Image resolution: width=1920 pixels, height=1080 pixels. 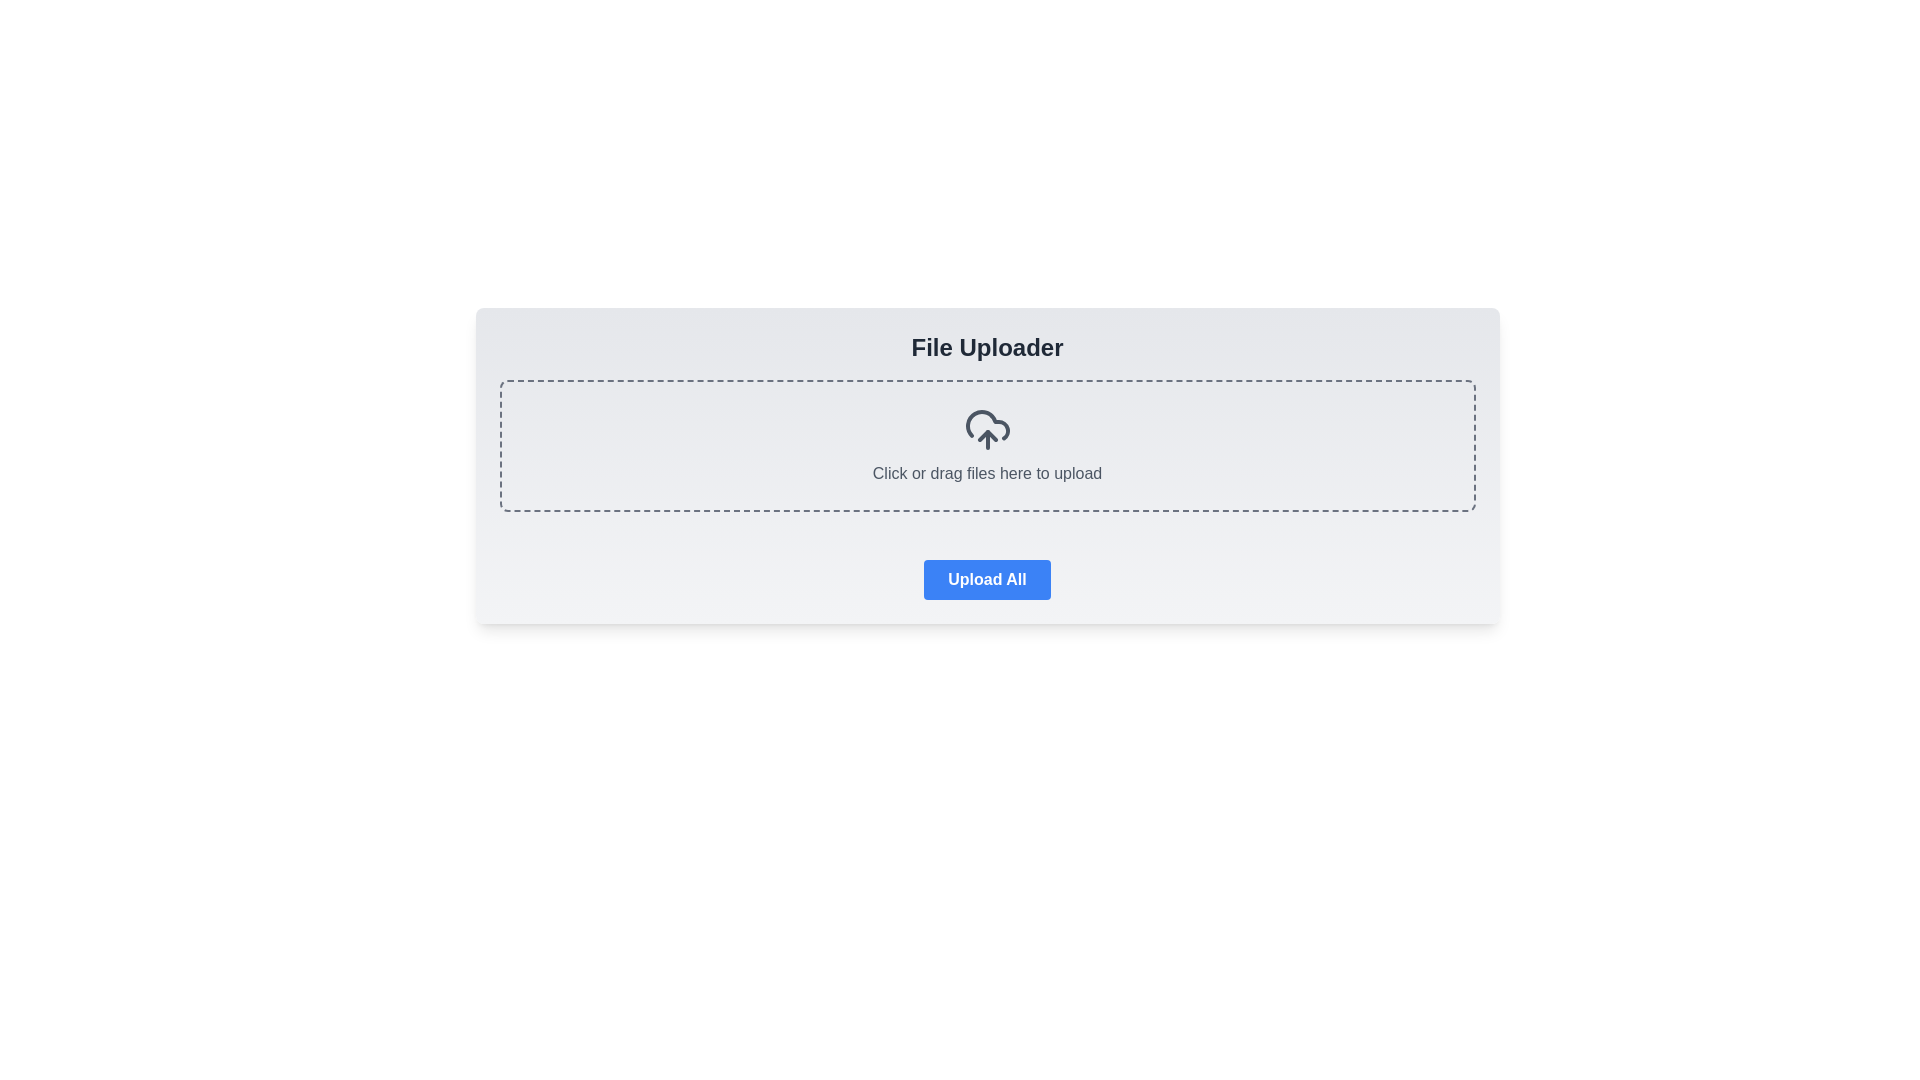 I want to click on the cloud icon that represents the upload functionality, which is visually distinct with a split contour and is located between the 'File Uploader' heading and the 'Upload All' button, so click(x=987, y=424).